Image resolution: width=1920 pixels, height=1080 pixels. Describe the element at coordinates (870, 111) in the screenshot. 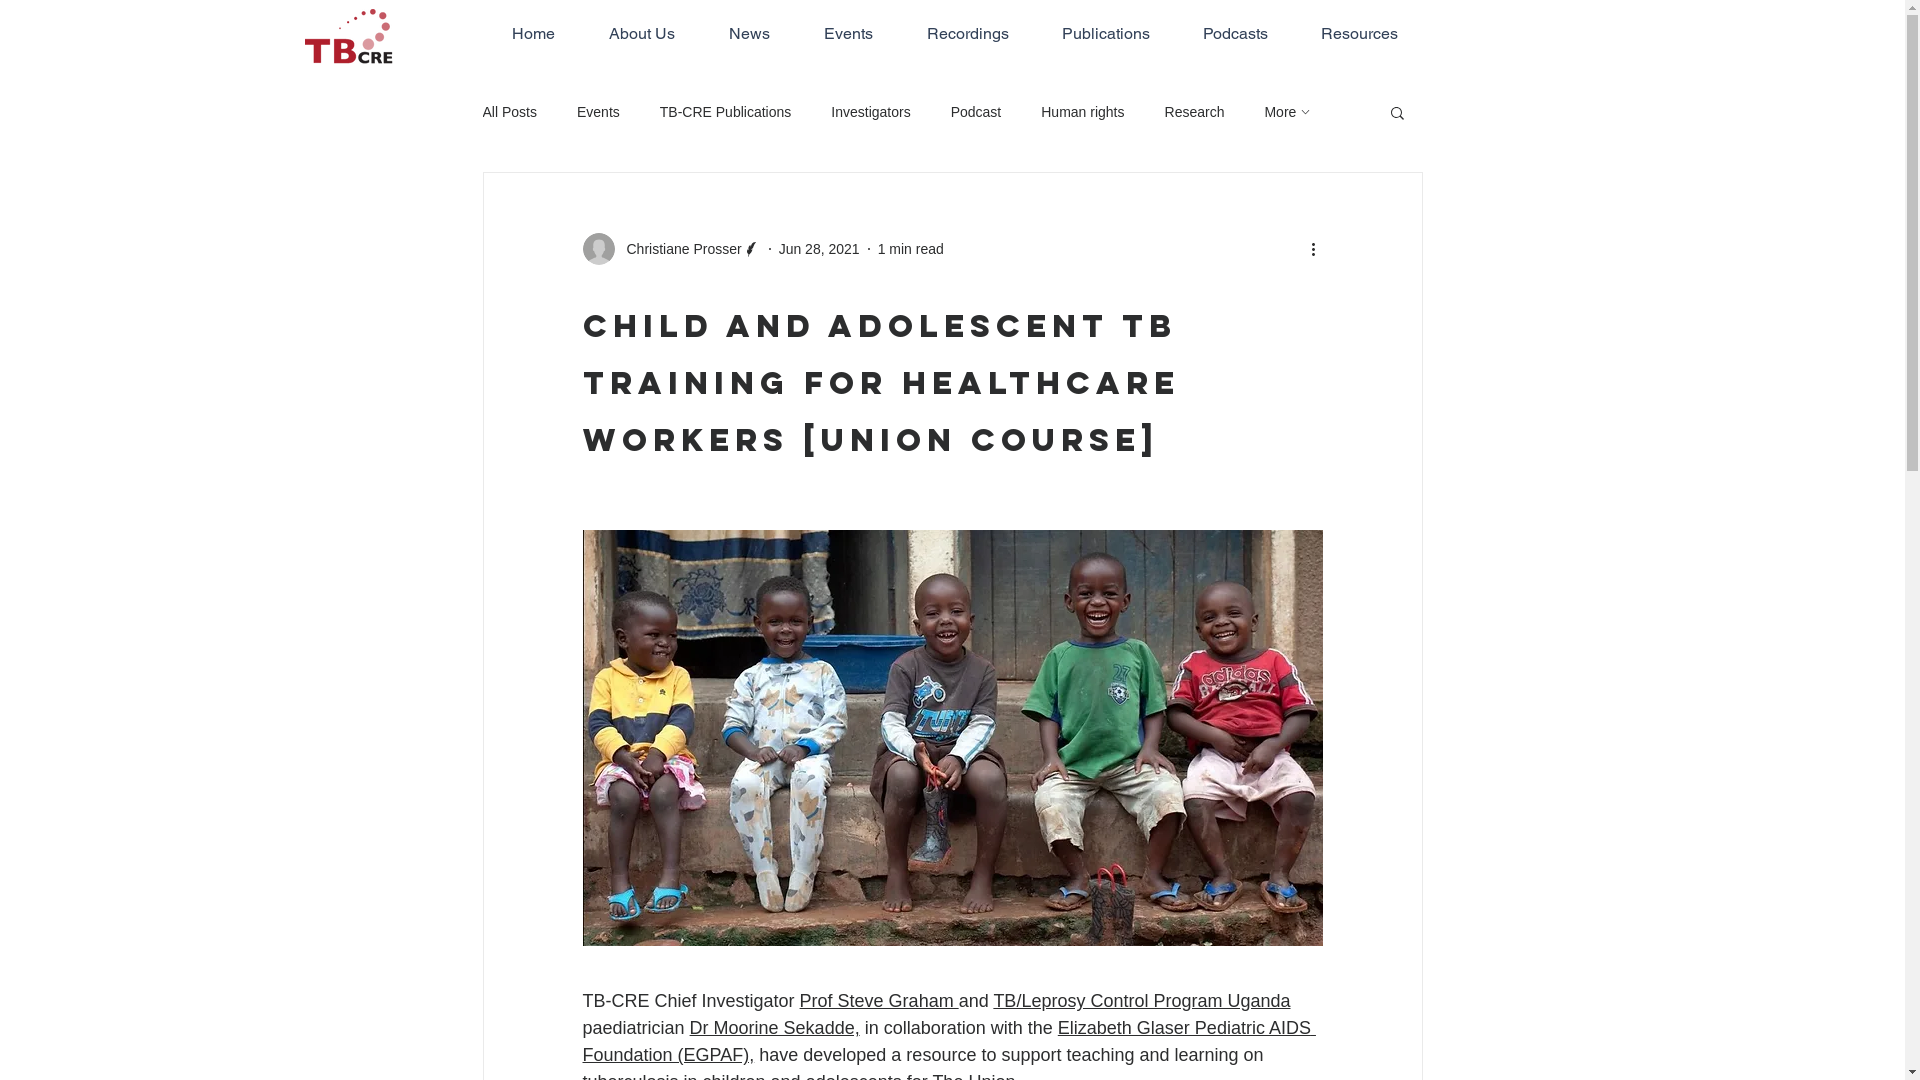

I see `'Investigators'` at that location.